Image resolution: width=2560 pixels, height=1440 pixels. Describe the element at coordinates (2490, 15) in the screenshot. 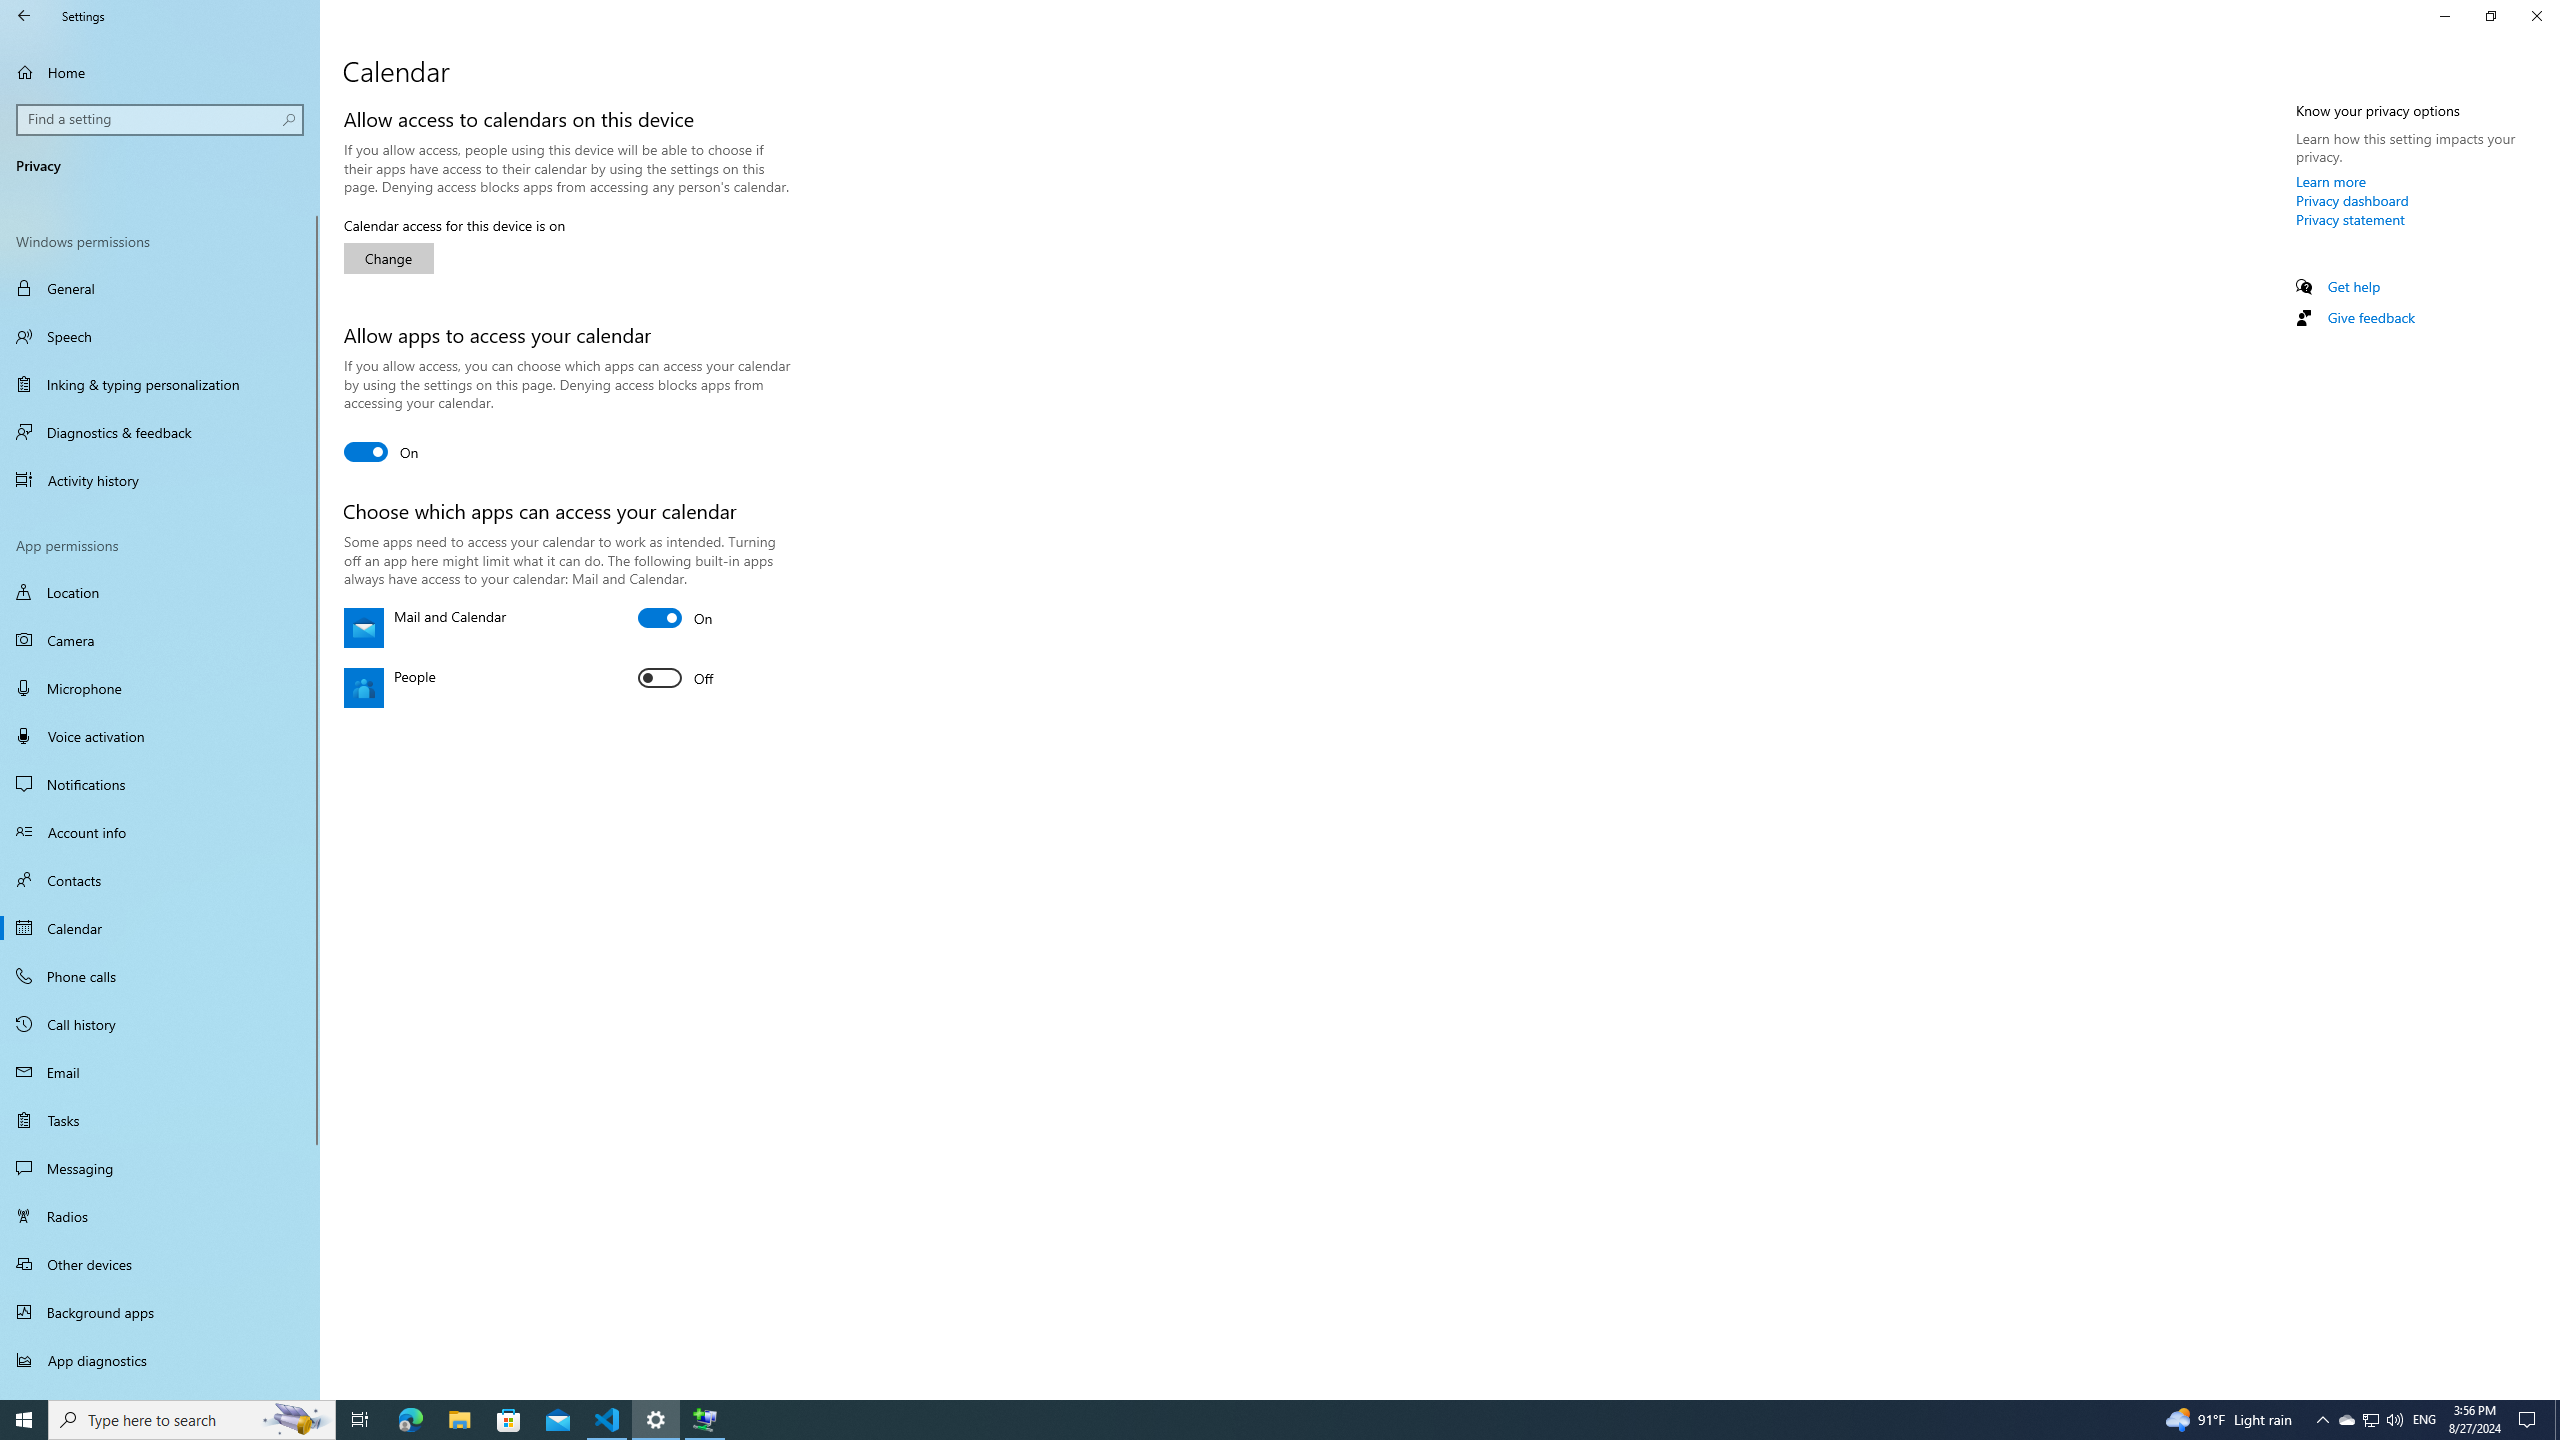

I see `'Restore Settings'` at that location.